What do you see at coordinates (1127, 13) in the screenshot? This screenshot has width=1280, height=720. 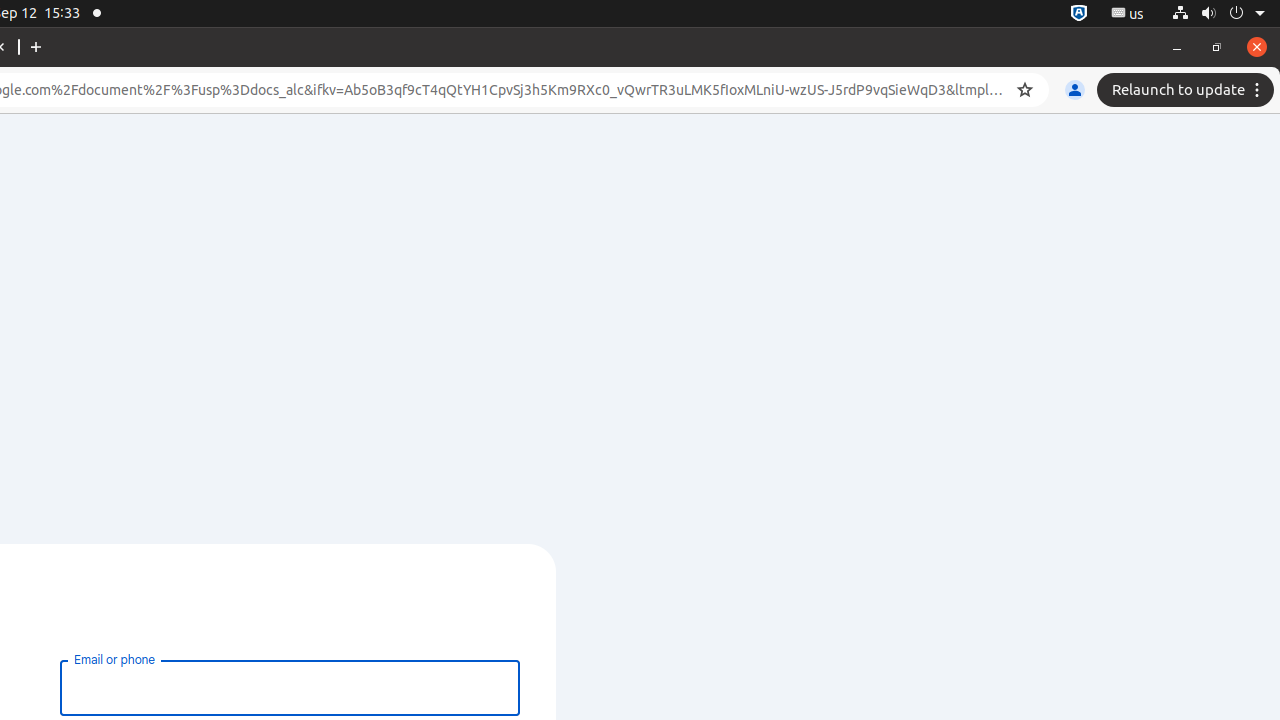 I see `':1.21/StatusNotifierItem'` at bounding box center [1127, 13].